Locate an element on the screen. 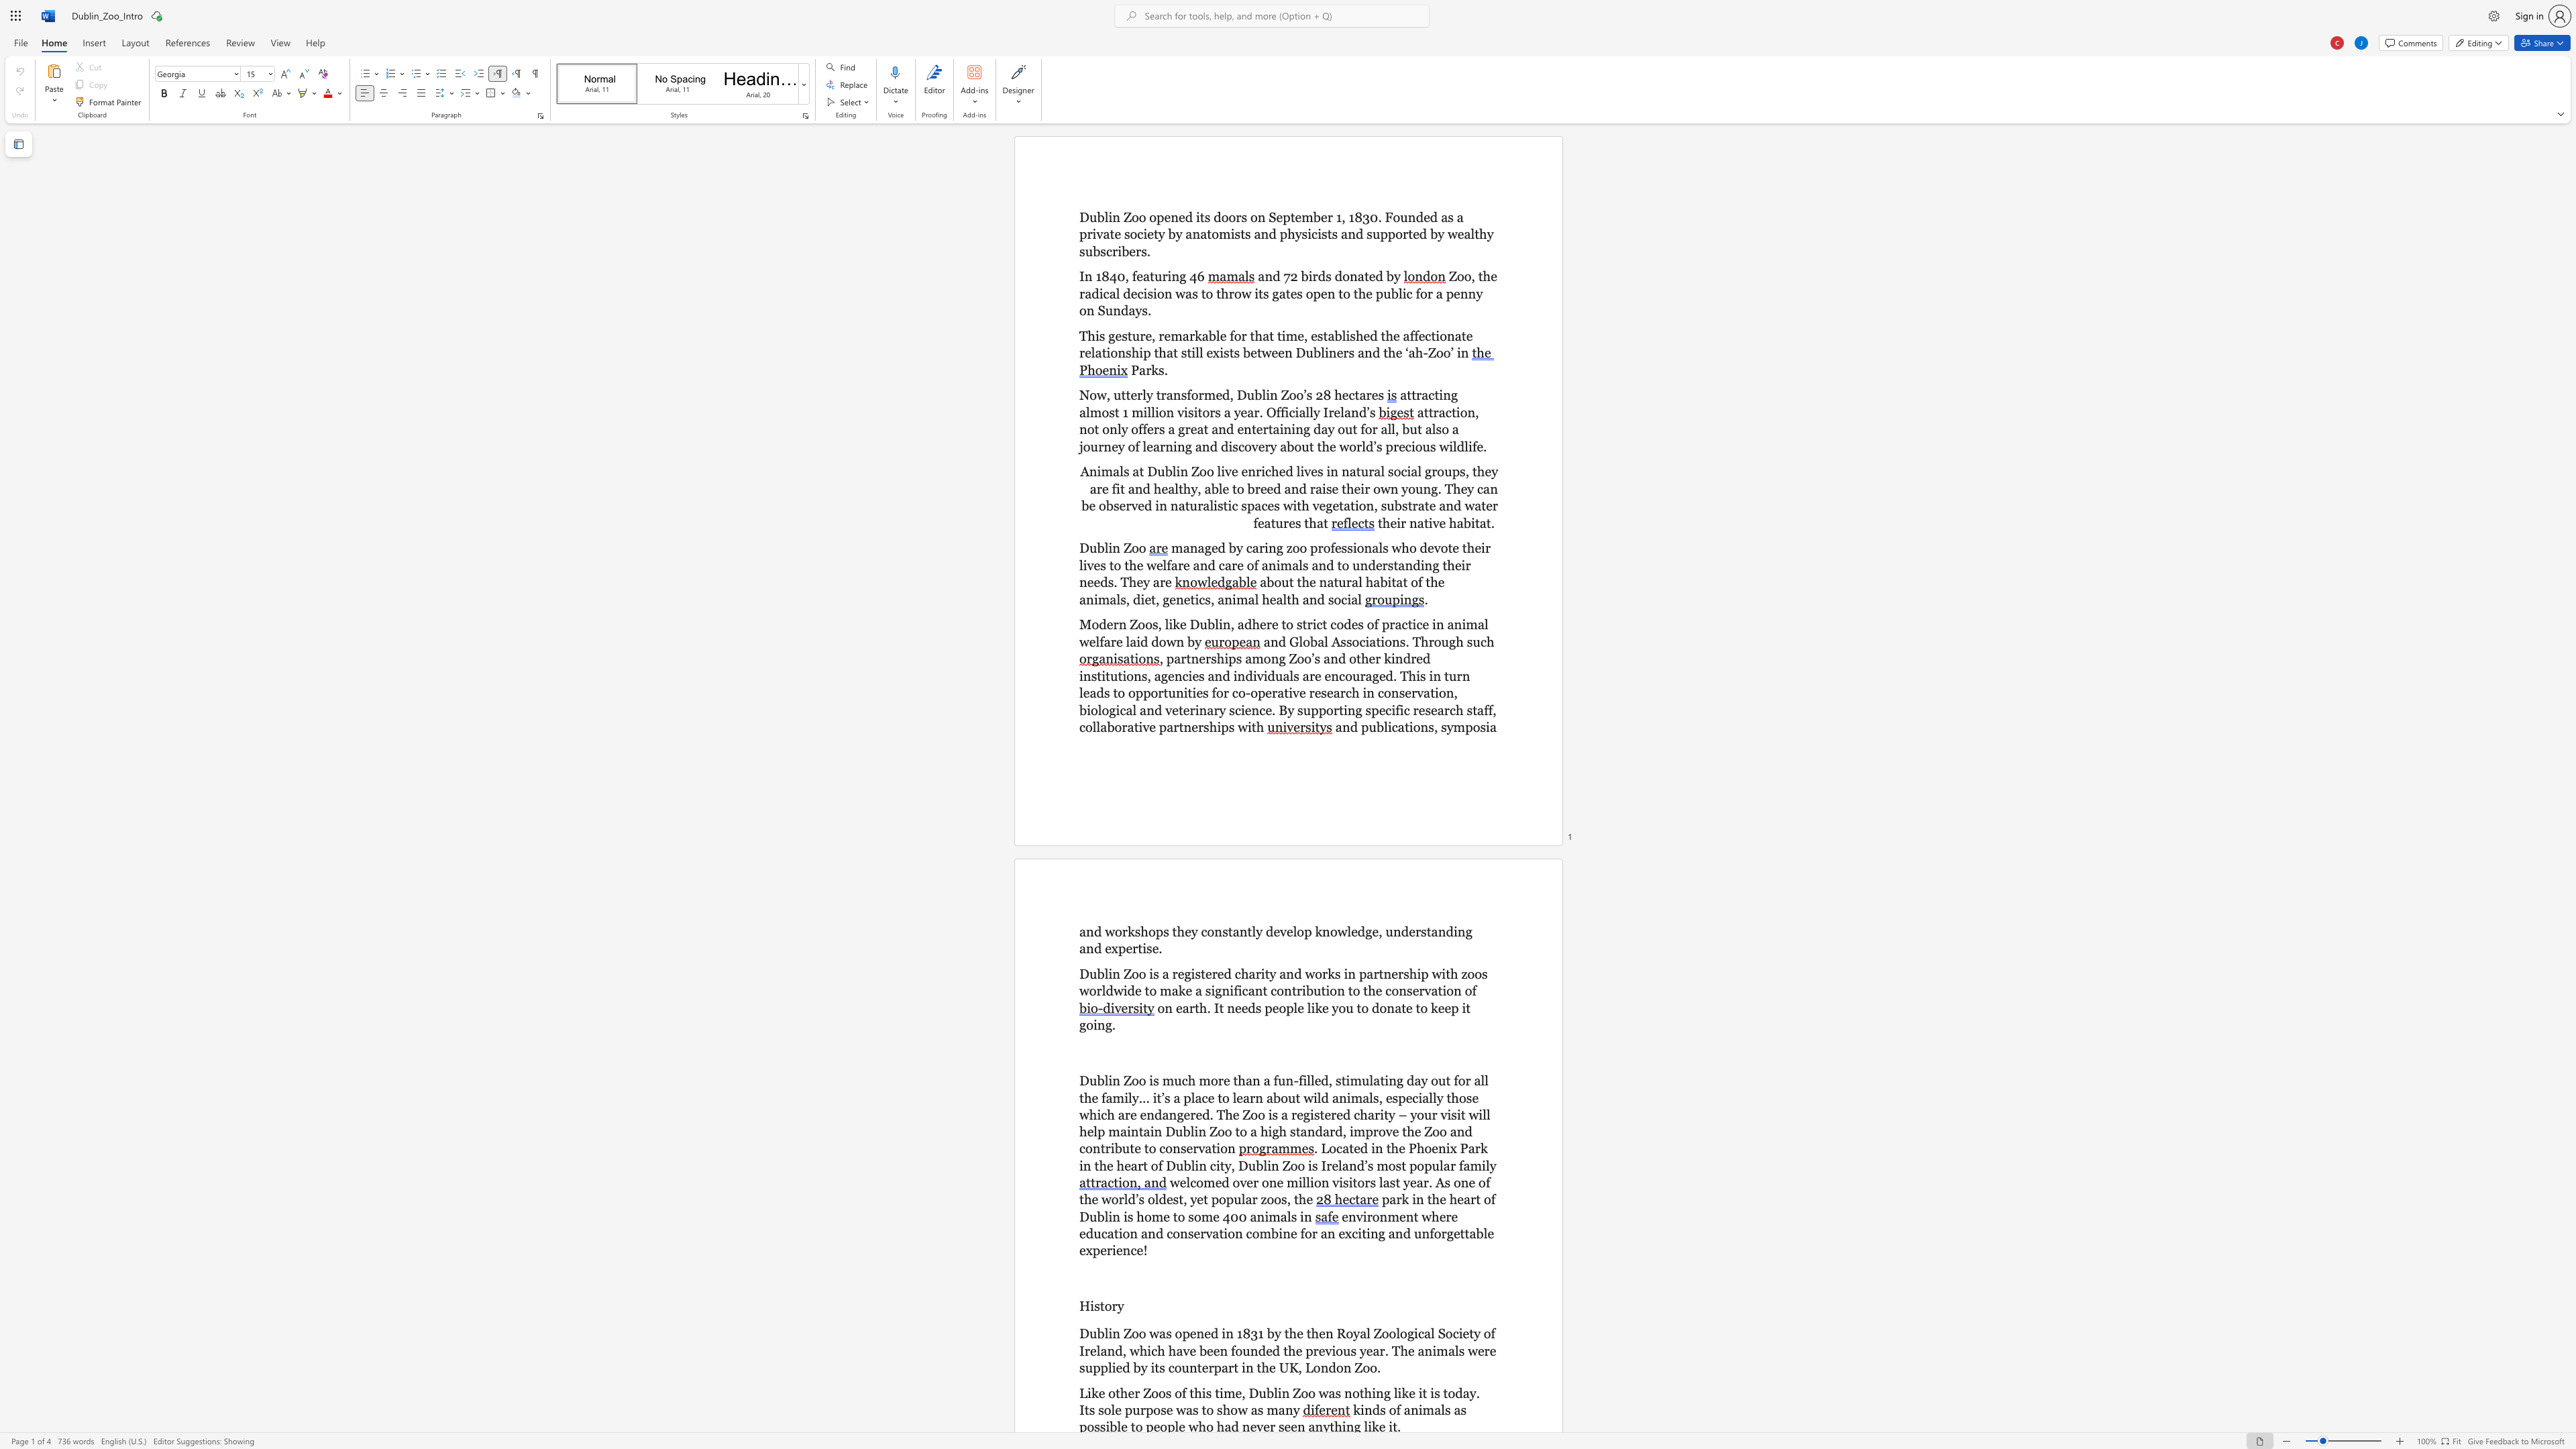 This screenshot has height=1449, width=2576. the subset text "o devote their lives to the welfare and care of animals a" within the text "managed by caring zoo professionals who devote their lives to the welfare and care of animals and to understanding their needs. They are" is located at coordinates (1408, 547).